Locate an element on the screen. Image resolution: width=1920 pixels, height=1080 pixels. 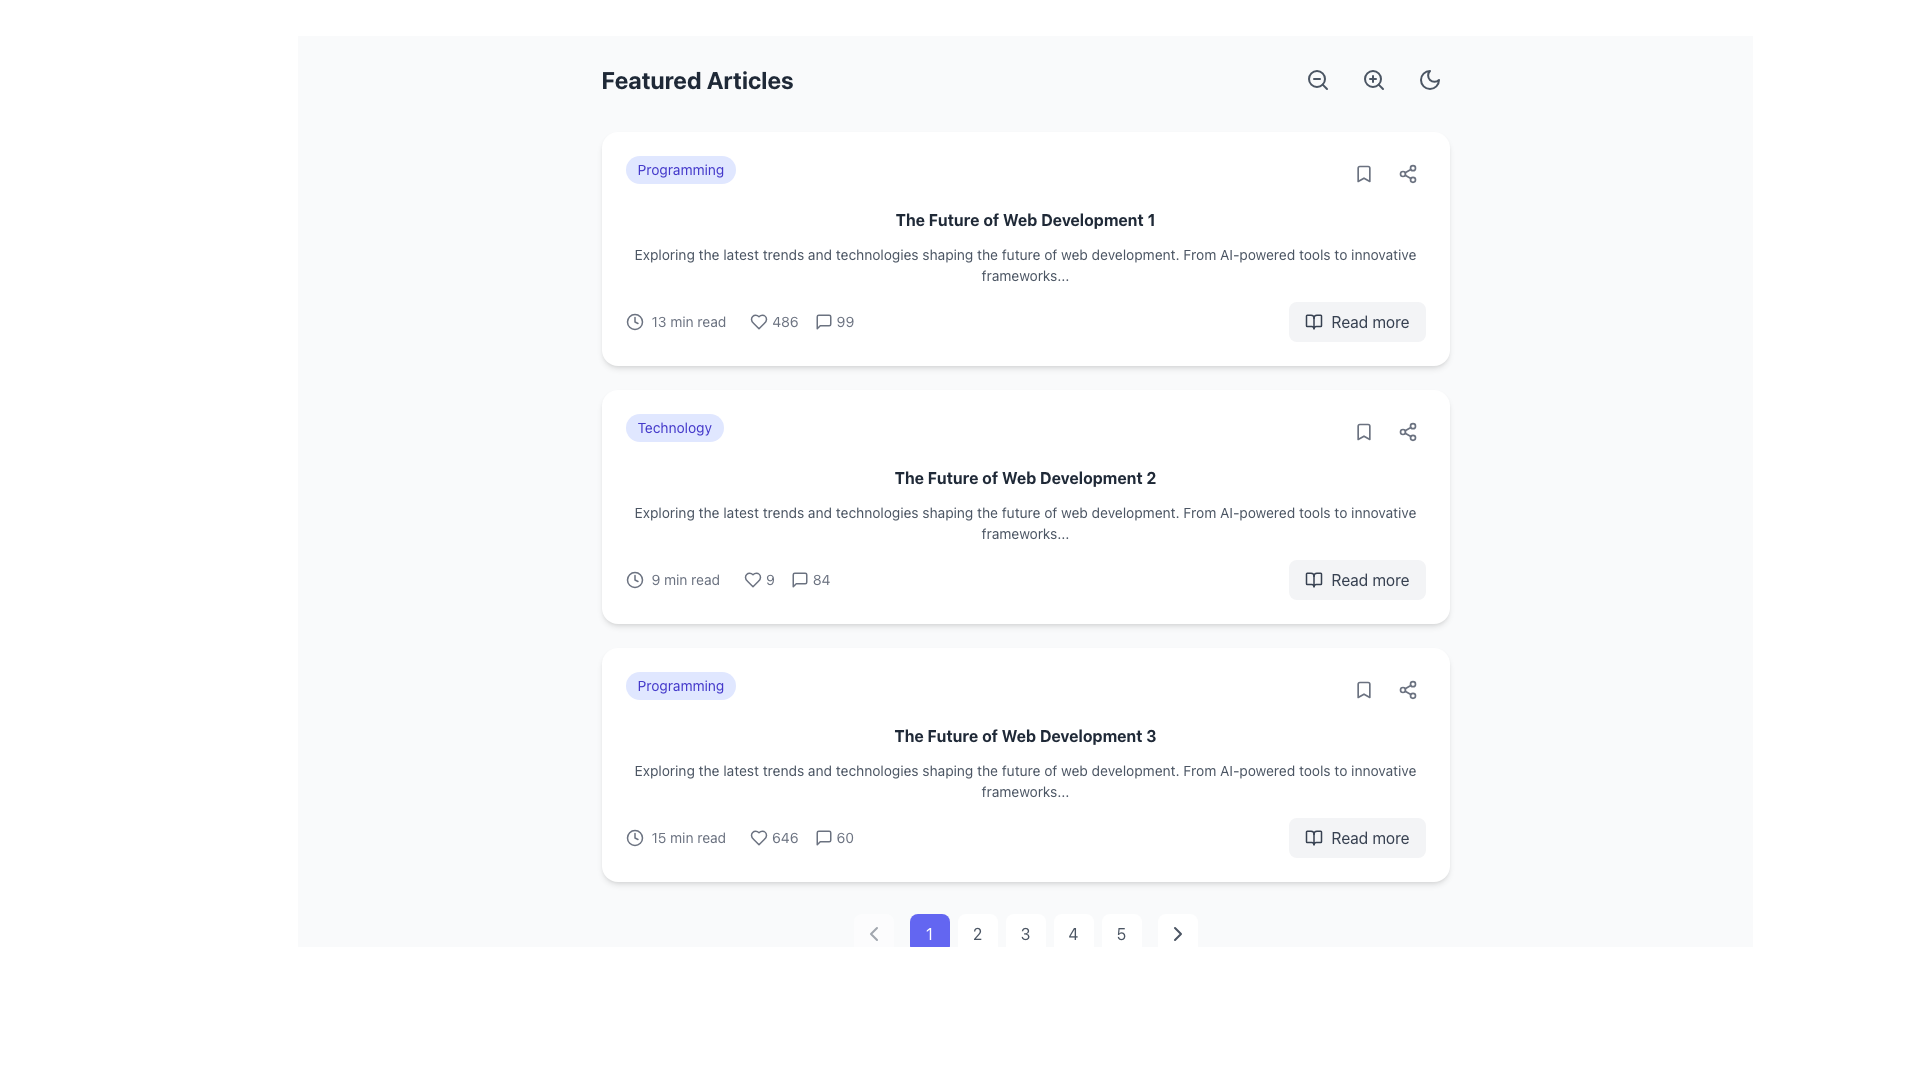
the heart-shaped icon located within the second content card's metadata is located at coordinates (752, 579).